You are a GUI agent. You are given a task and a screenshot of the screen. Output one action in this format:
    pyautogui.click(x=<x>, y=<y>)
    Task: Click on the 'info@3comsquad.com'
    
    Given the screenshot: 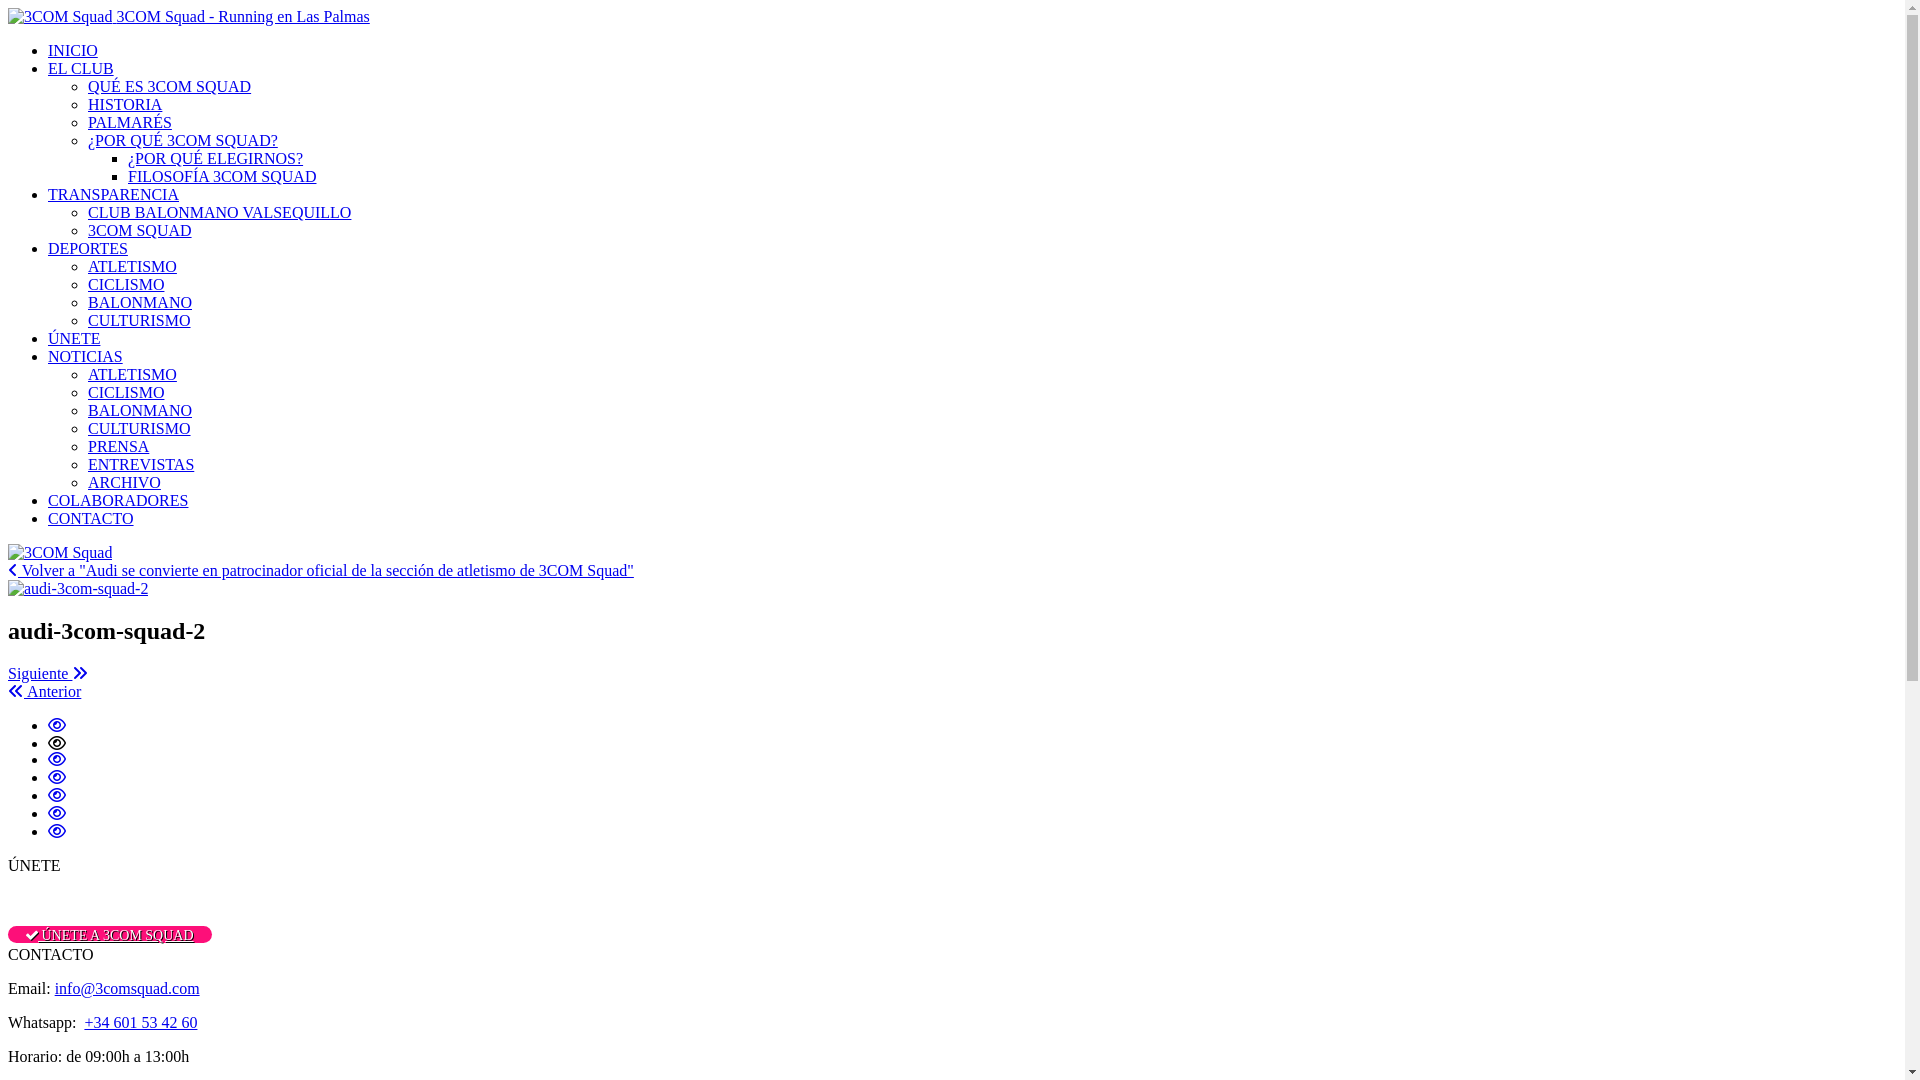 What is the action you would take?
    pyautogui.click(x=126, y=987)
    